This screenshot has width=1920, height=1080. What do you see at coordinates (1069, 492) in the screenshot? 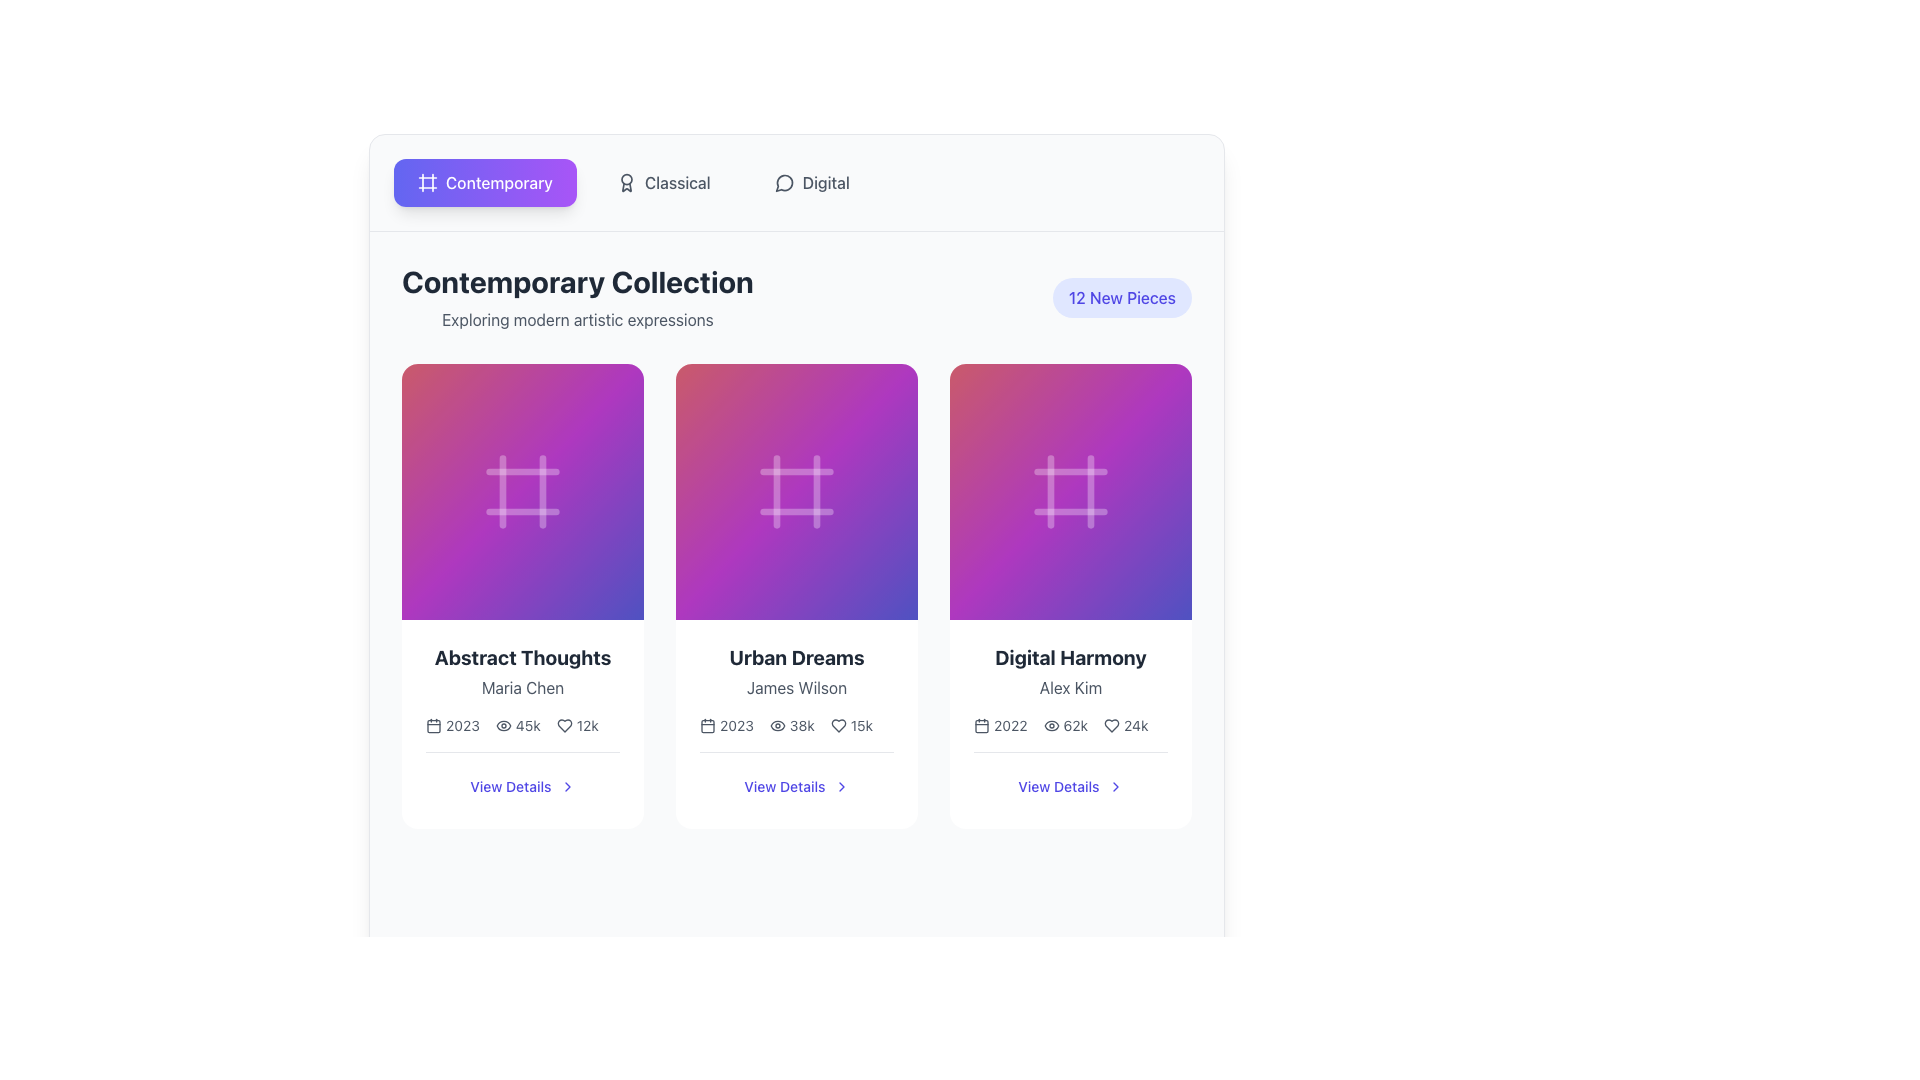
I see `the icon representing the concept of a frame or grid located at the center of the third item card labeled 'Digital Harmony' by Alex Kim` at bounding box center [1069, 492].